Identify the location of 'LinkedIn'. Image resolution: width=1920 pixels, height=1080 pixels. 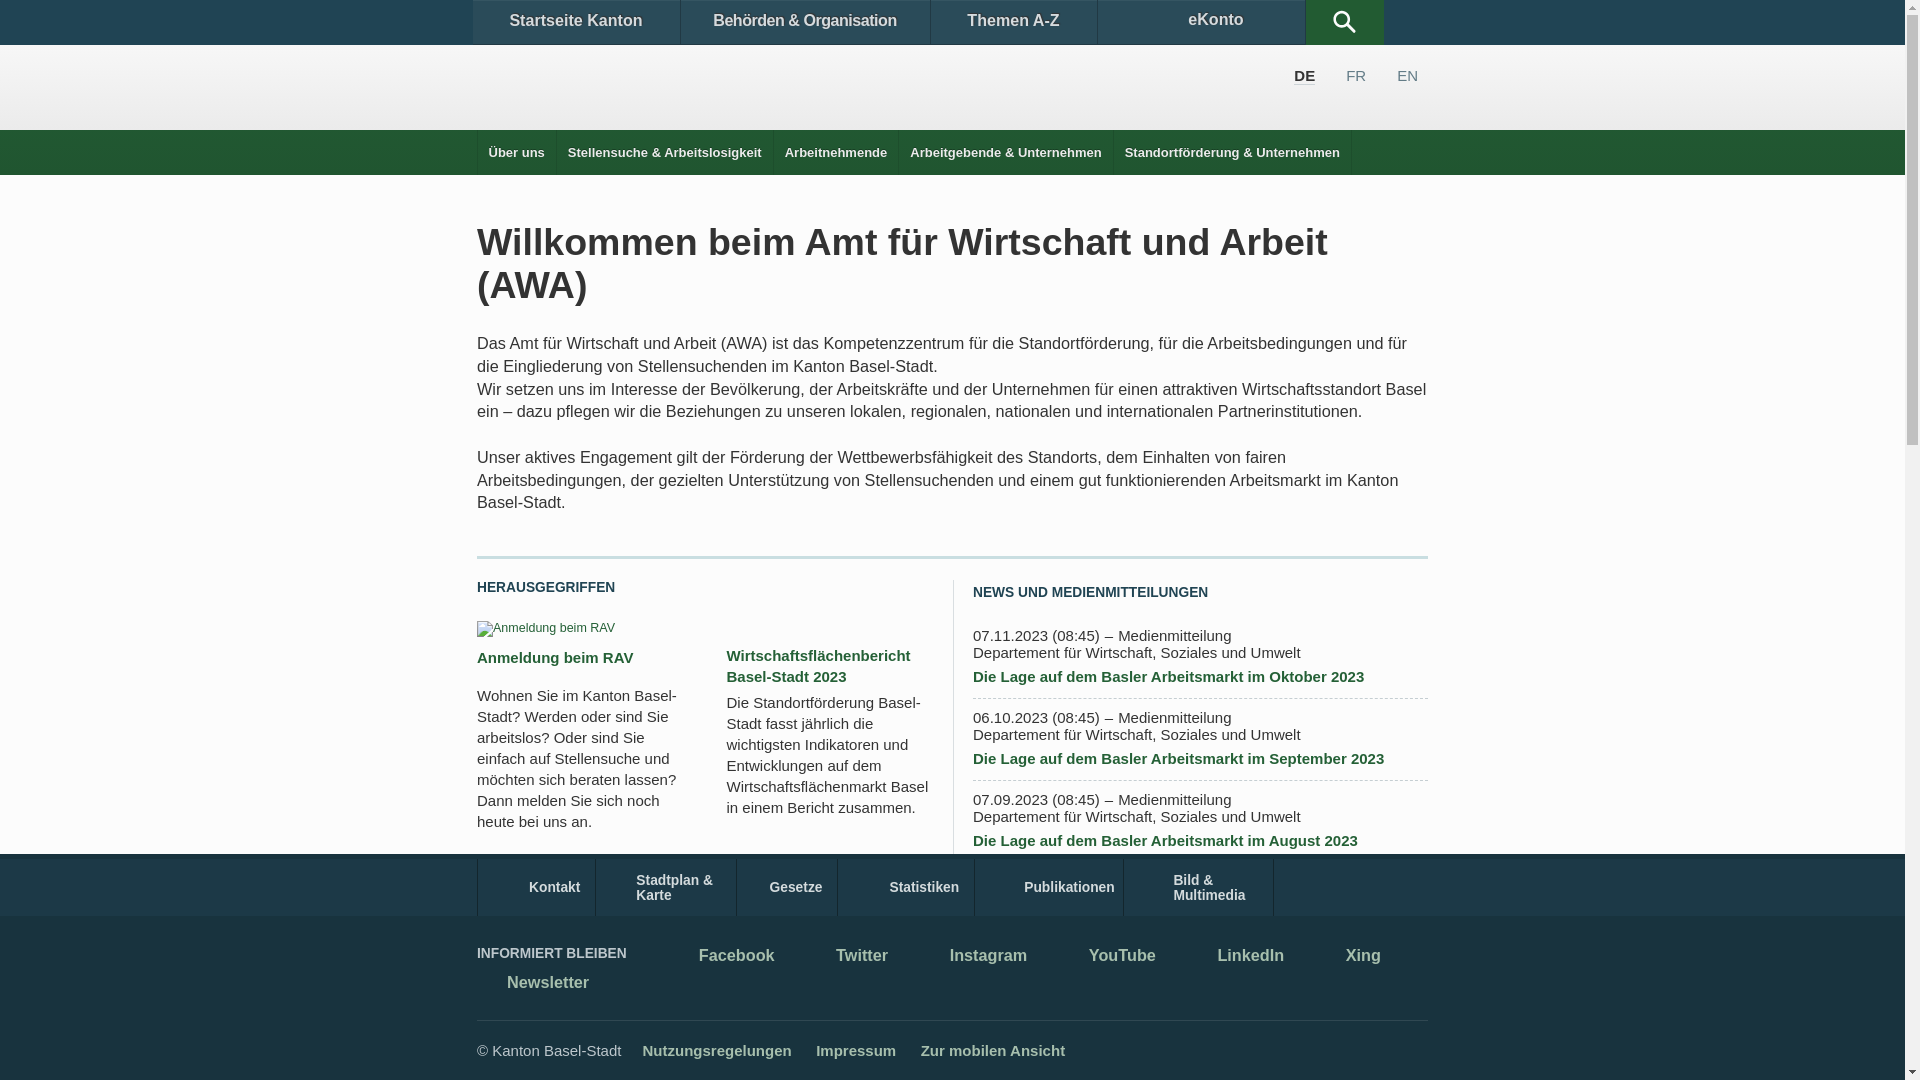
(1234, 955).